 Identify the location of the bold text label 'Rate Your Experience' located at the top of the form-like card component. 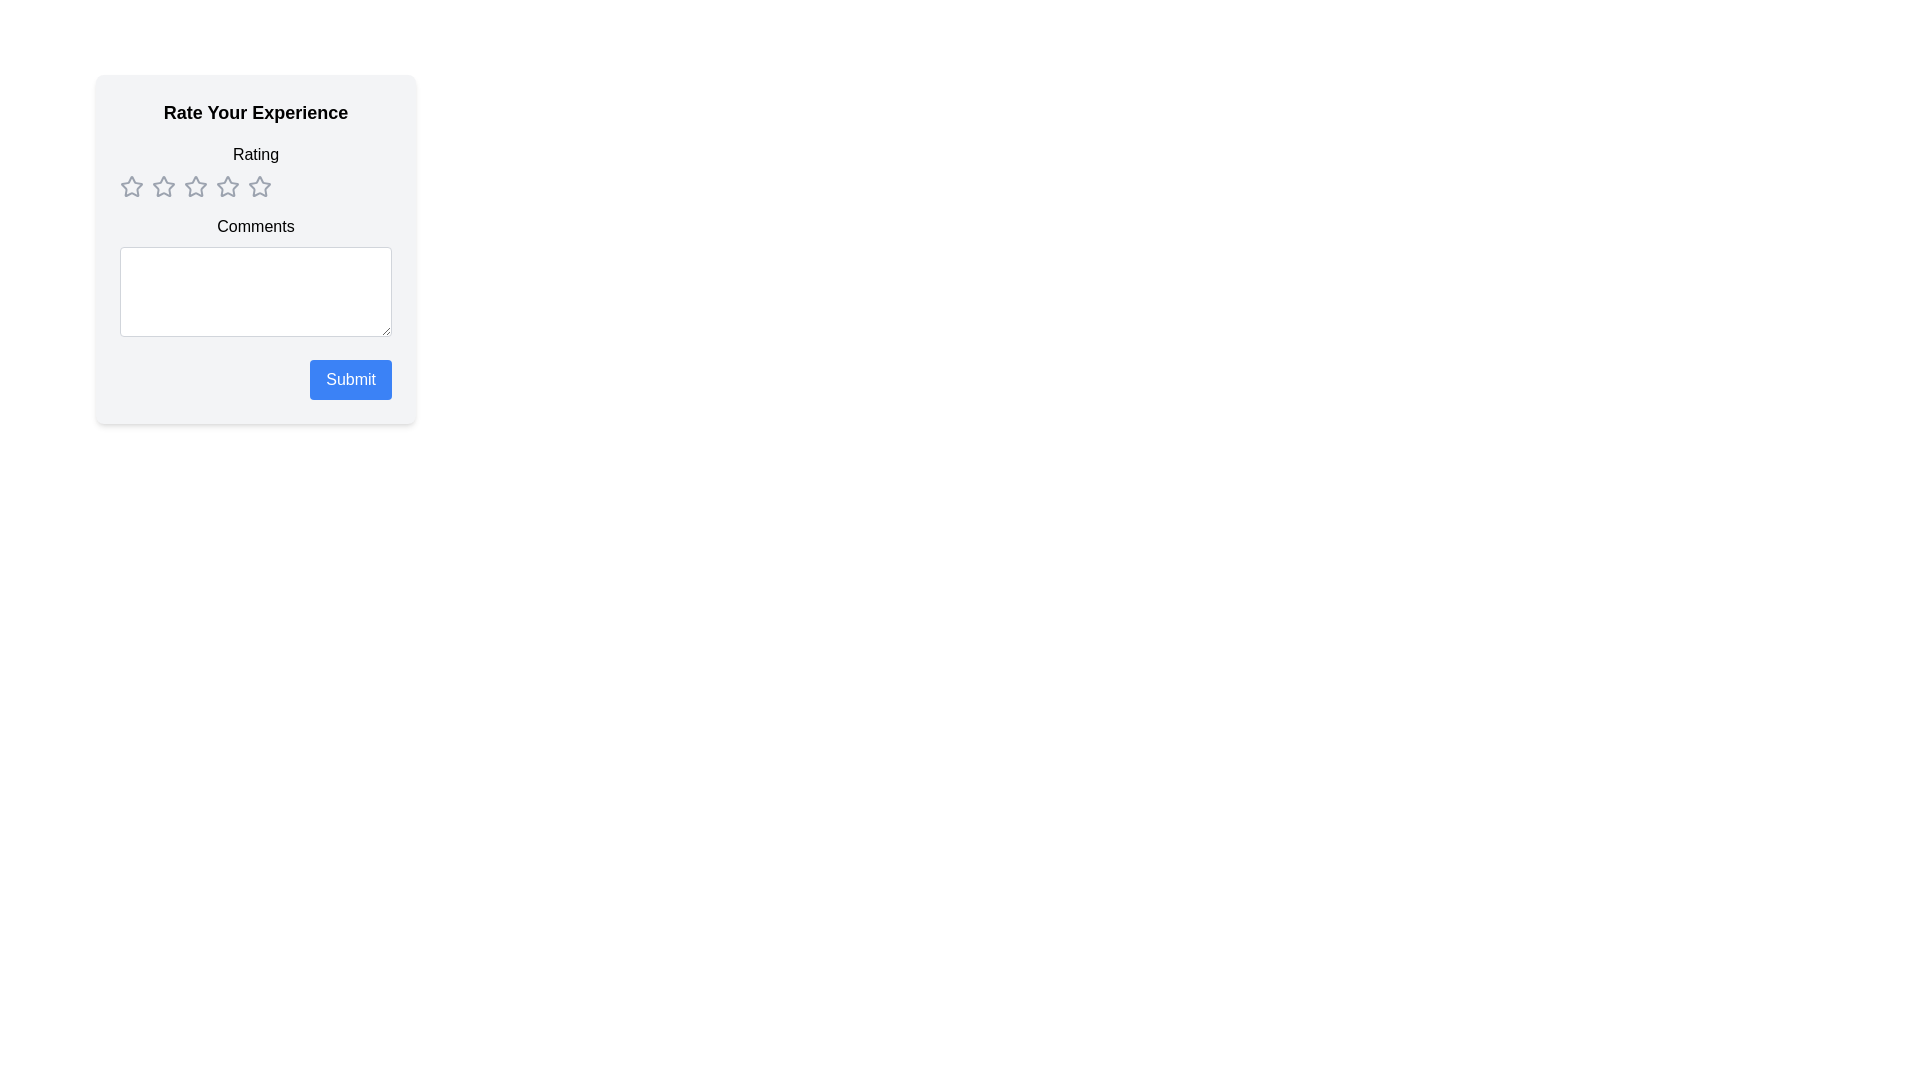
(254, 112).